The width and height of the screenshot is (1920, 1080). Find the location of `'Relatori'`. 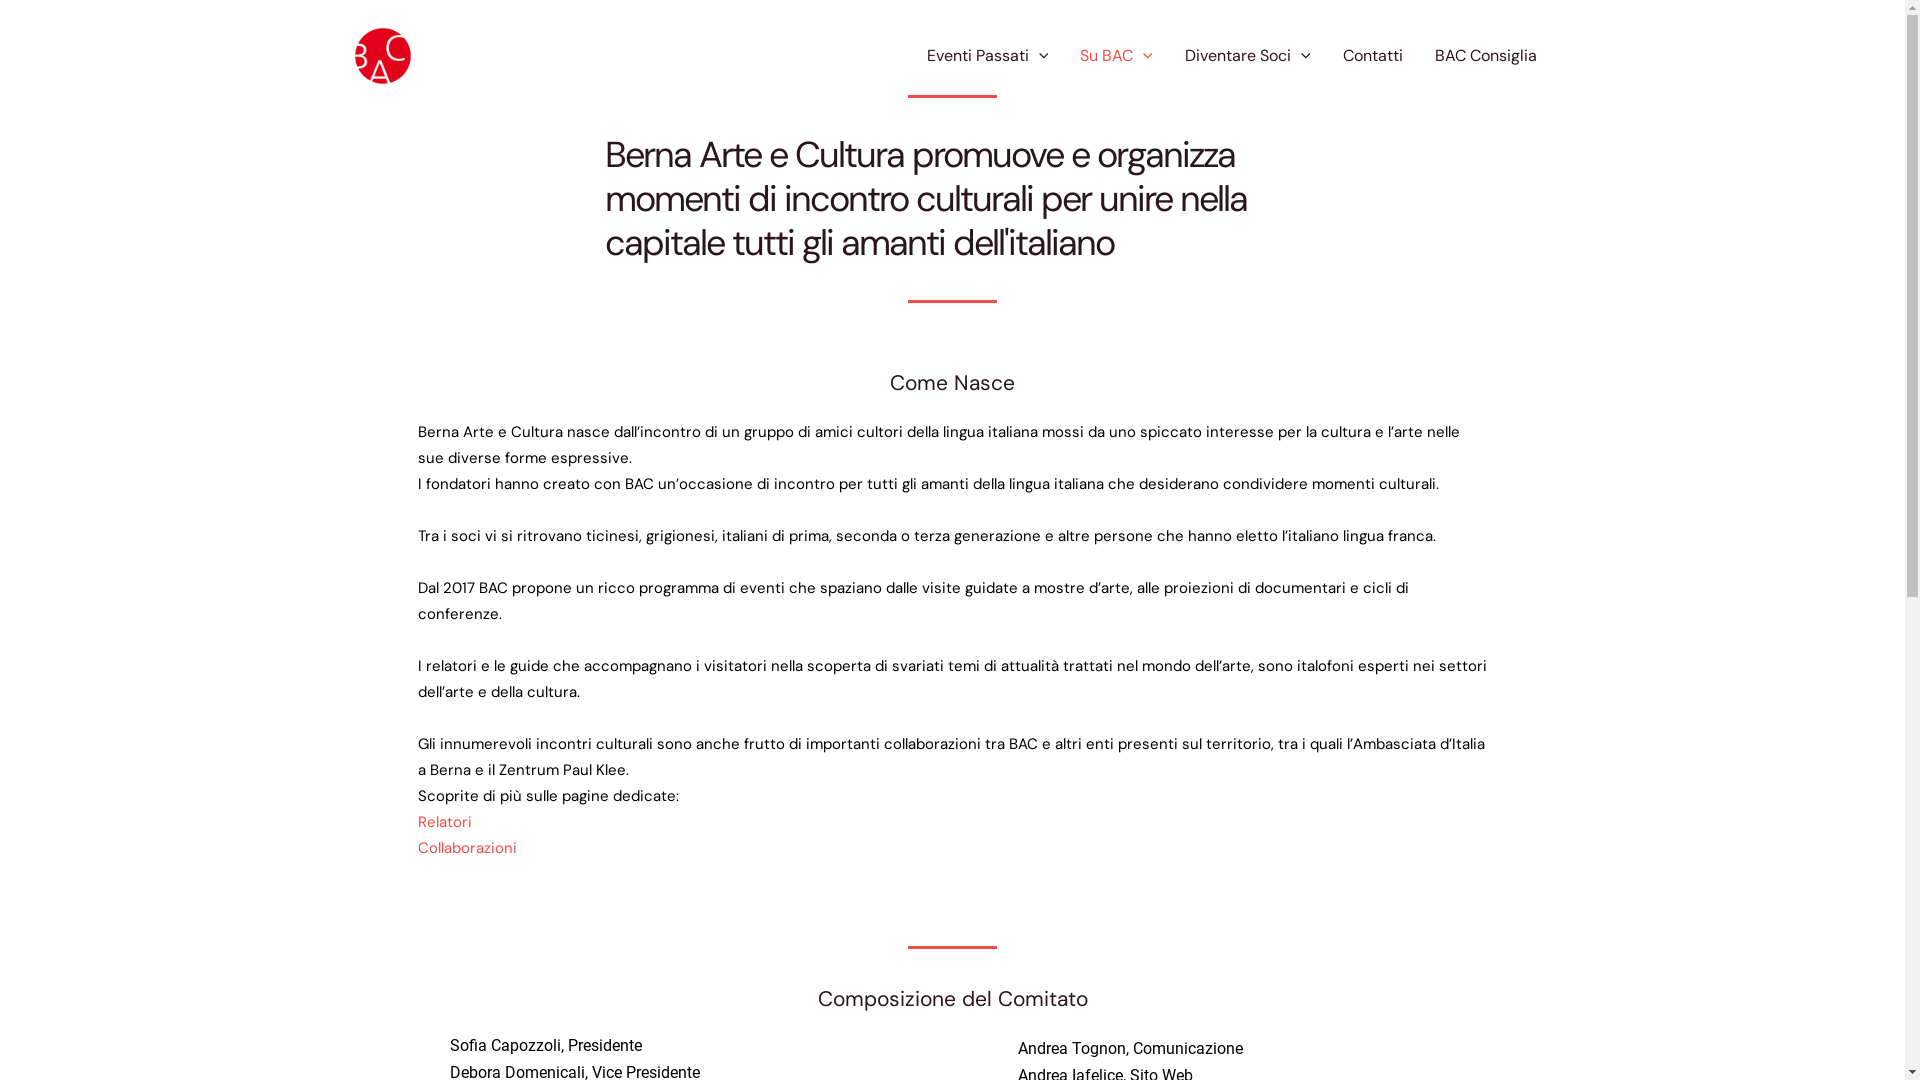

'Relatori' is located at coordinates (444, 821).